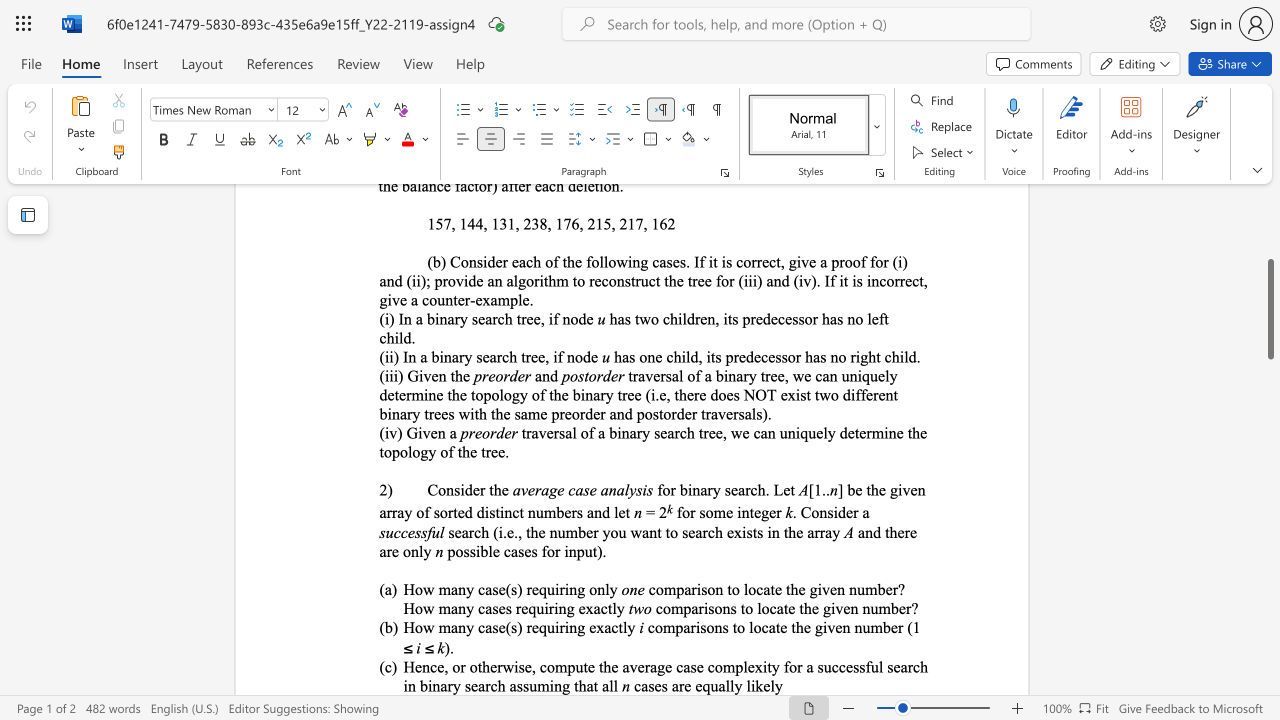 The width and height of the screenshot is (1280, 720). What do you see at coordinates (573, 685) in the screenshot?
I see `the subset text "tha" within the text "Hence, or otherwise, compute the average case complexity for a successful search in binary search assuming that all"` at bounding box center [573, 685].